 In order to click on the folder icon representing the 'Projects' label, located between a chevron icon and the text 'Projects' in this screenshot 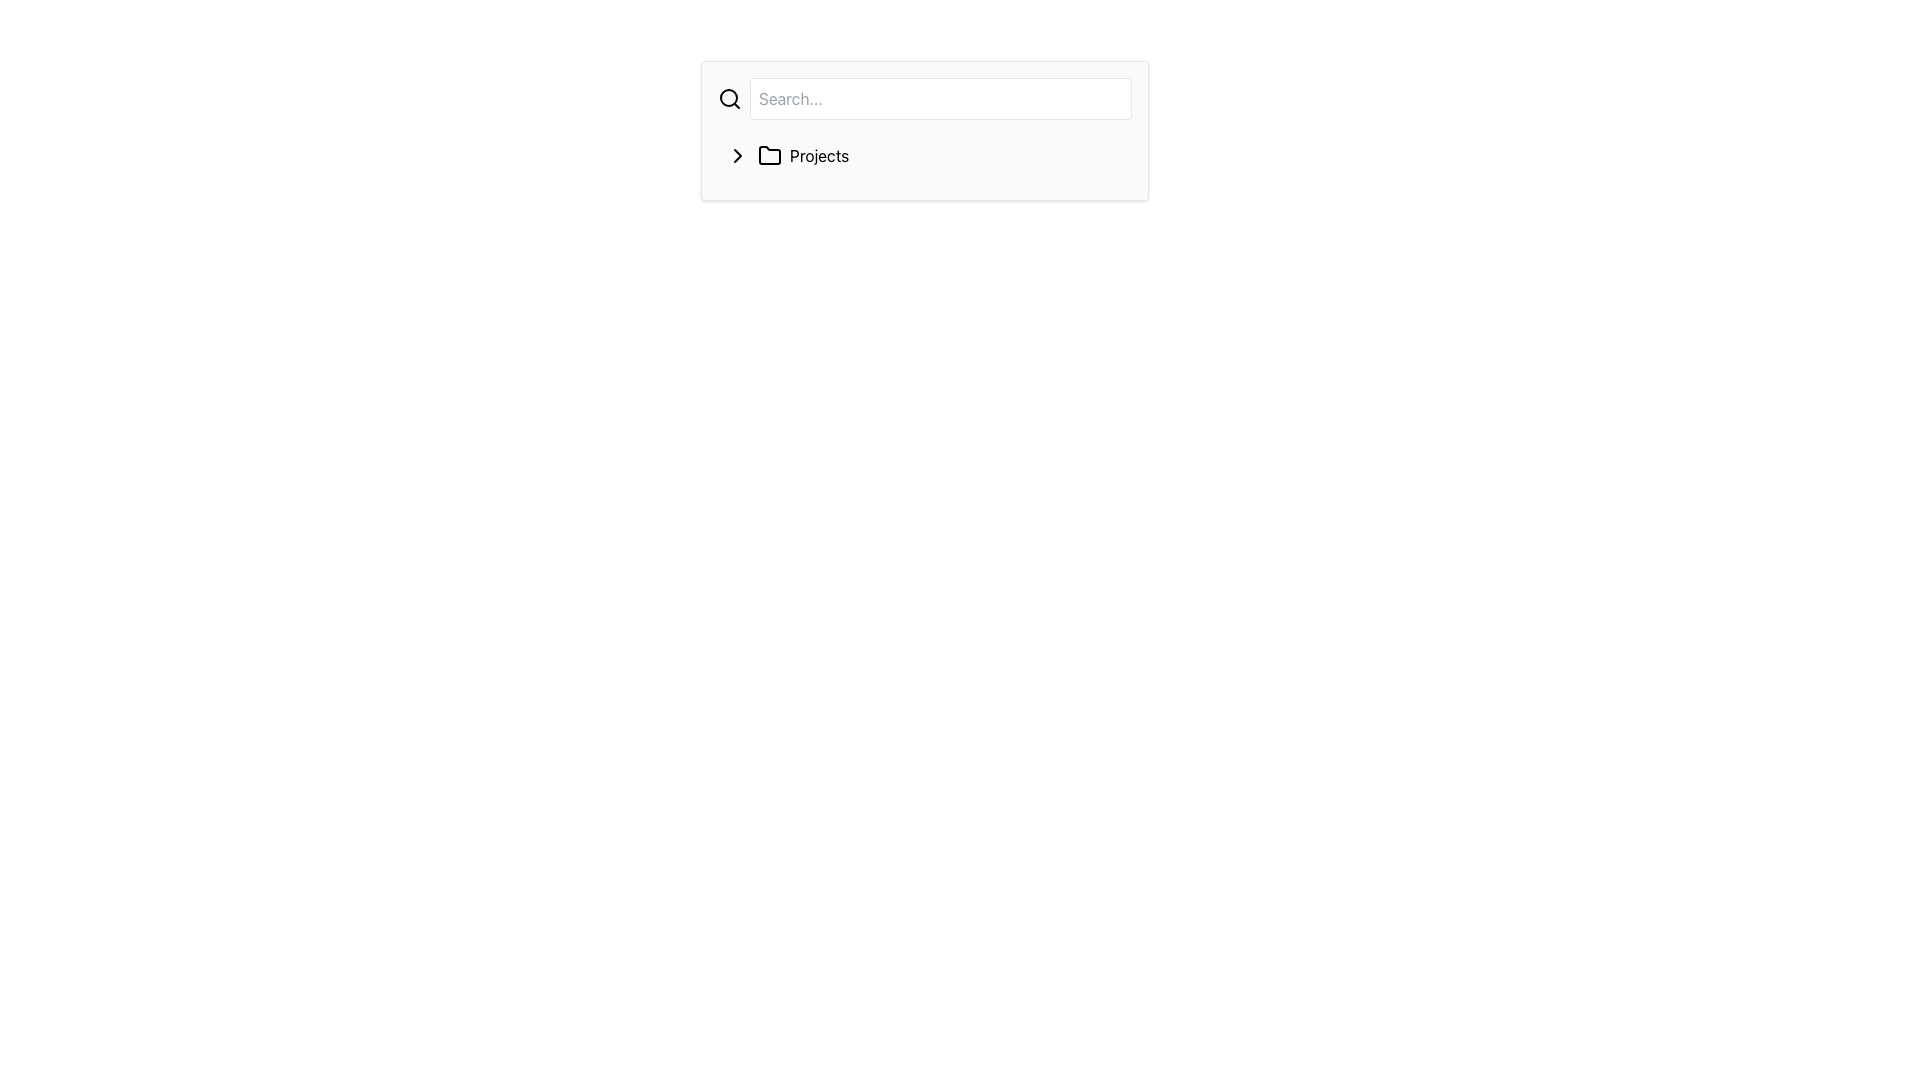, I will do `click(768, 154)`.